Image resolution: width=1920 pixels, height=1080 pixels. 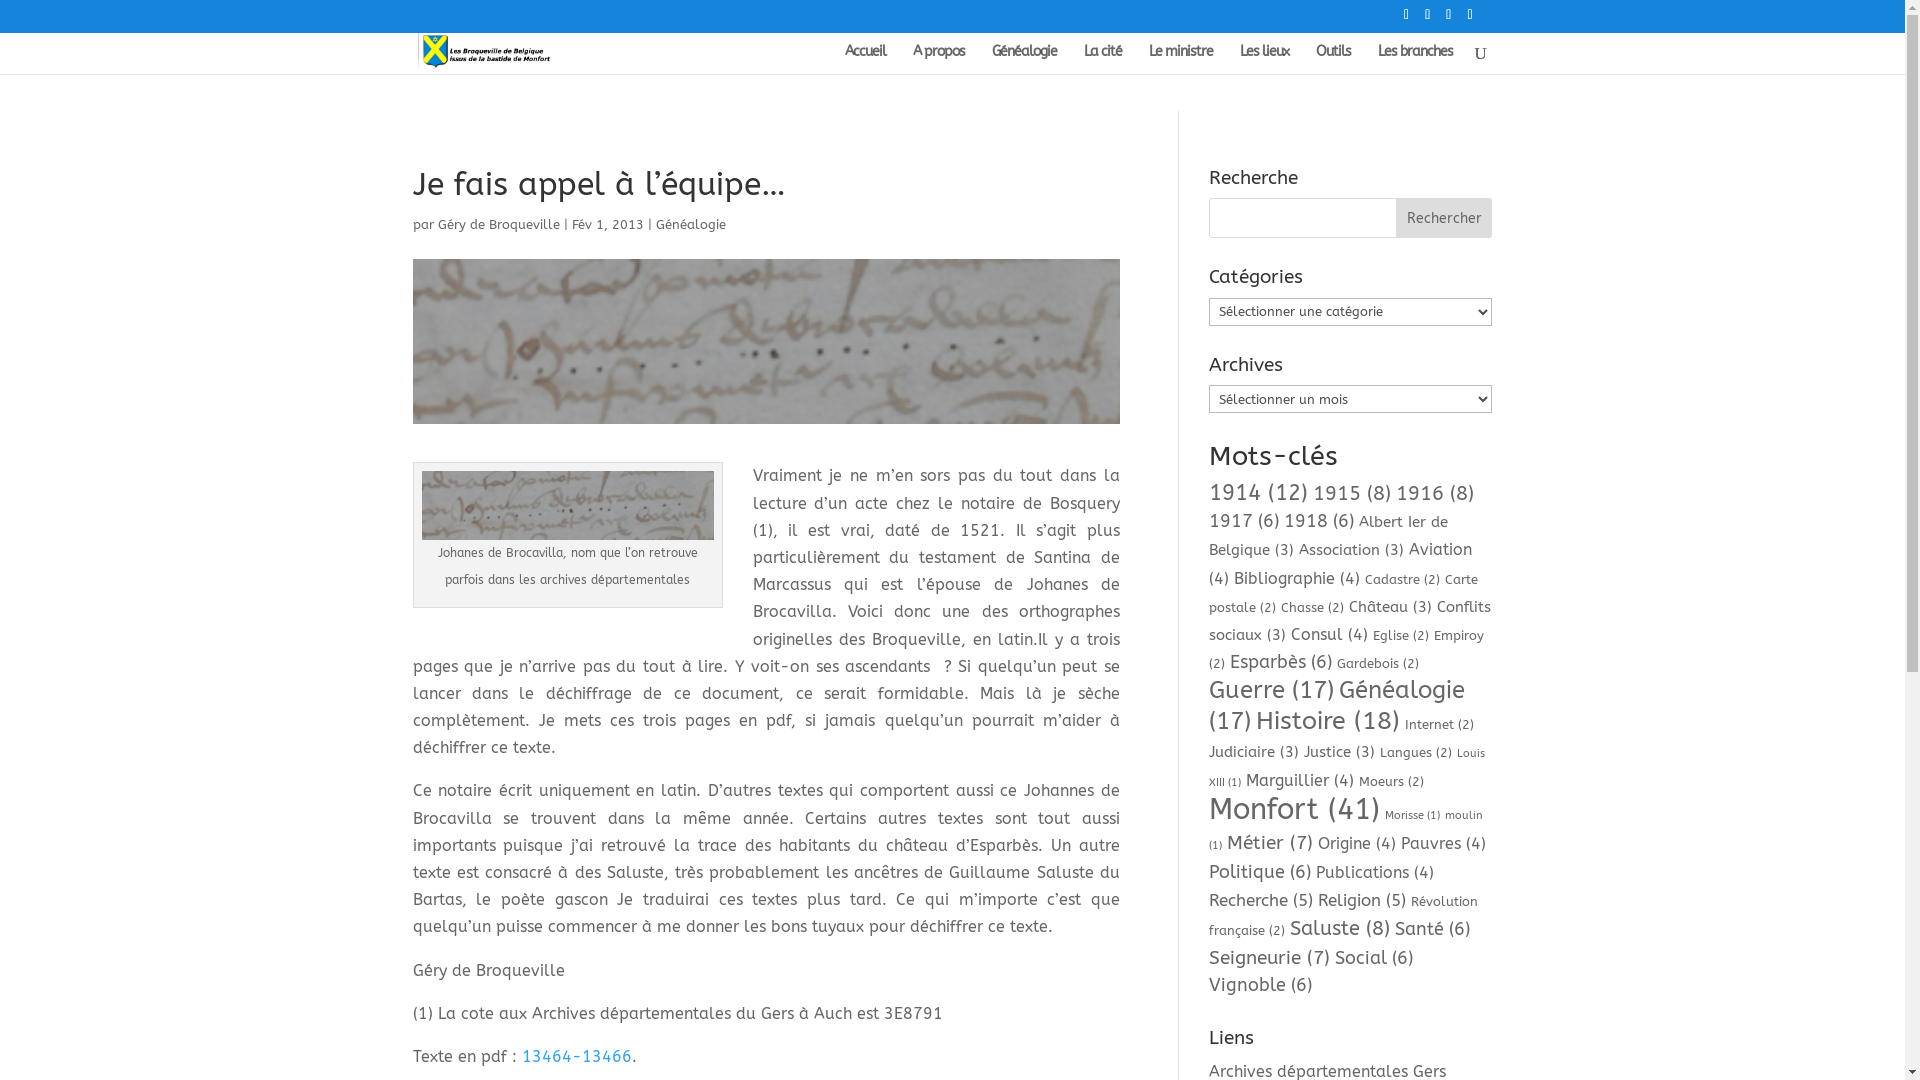 What do you see at coordinates (1260, 900) in the screenshot?
I see `'Recherche (5)'` at bounding box center [1260, 900].